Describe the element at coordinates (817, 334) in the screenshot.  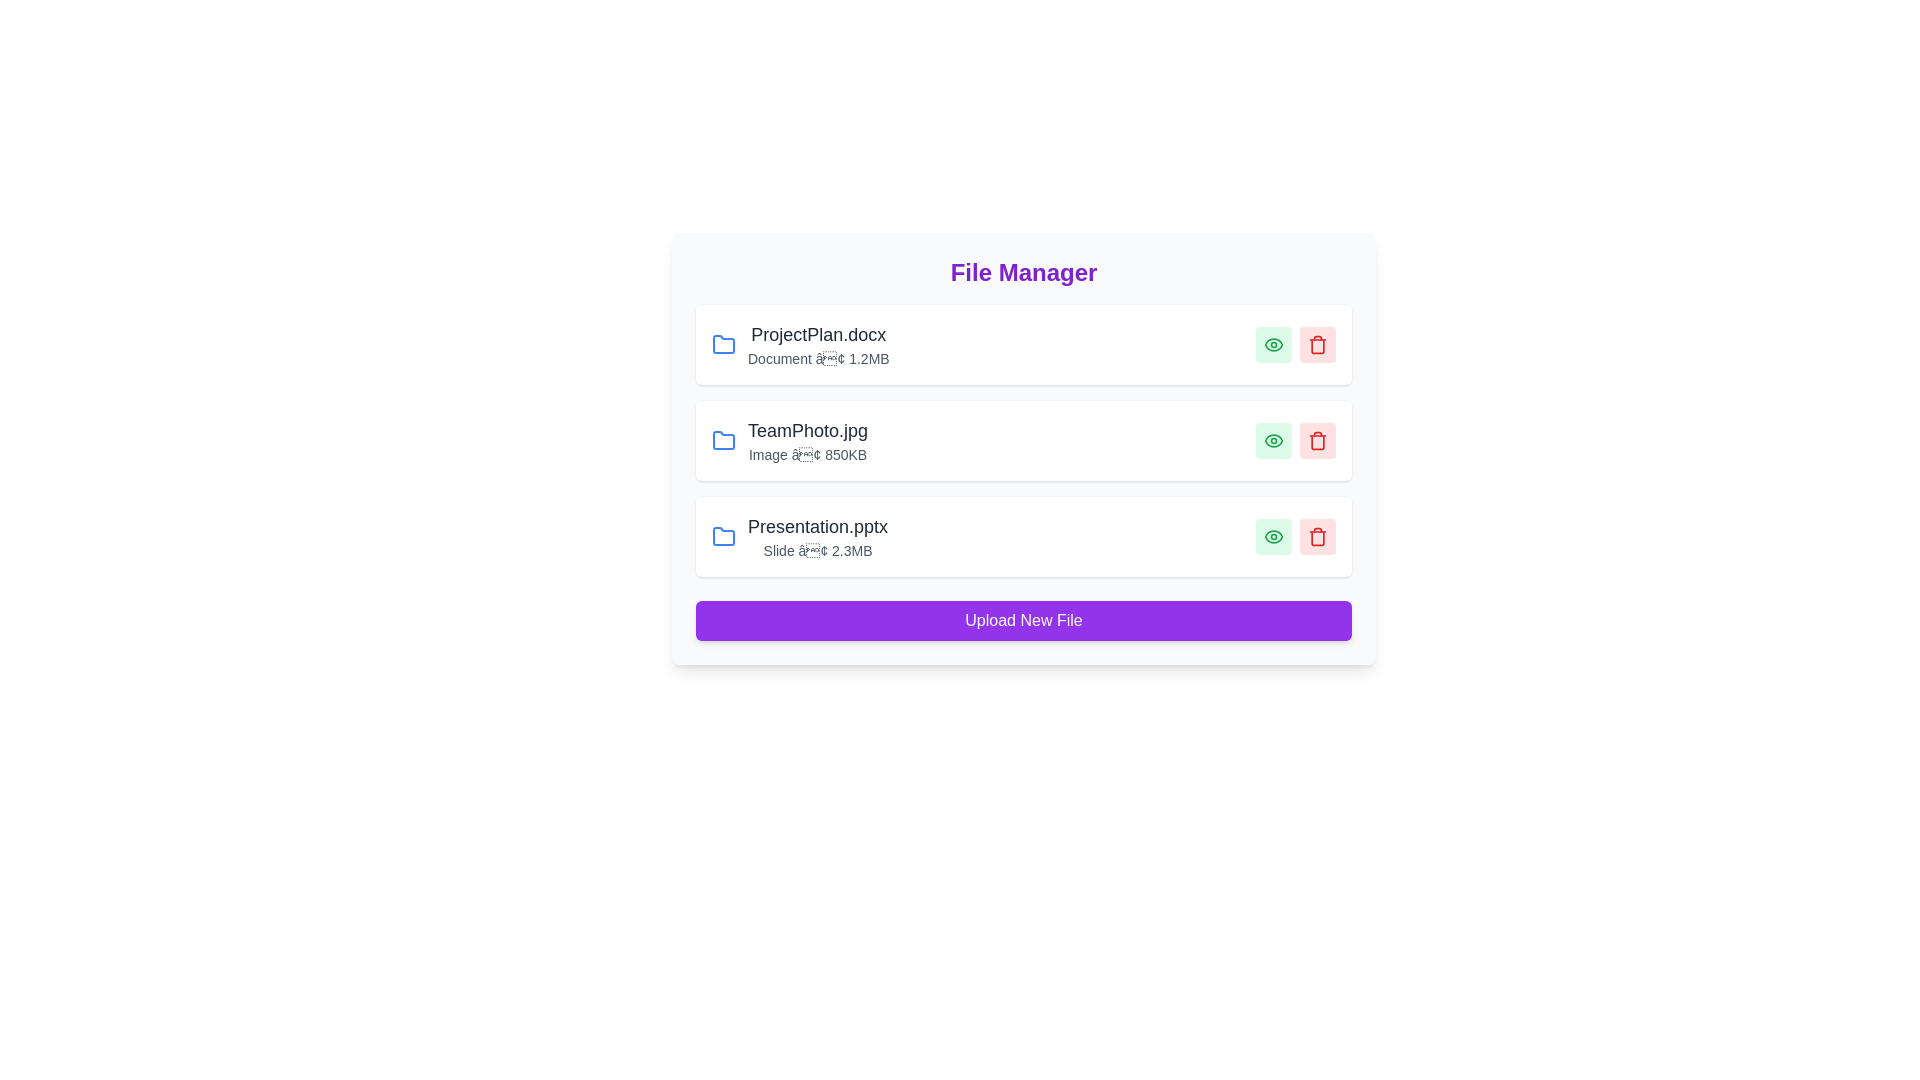
I see `the file name 'ProjectPlan.docx' to open it` at that location.